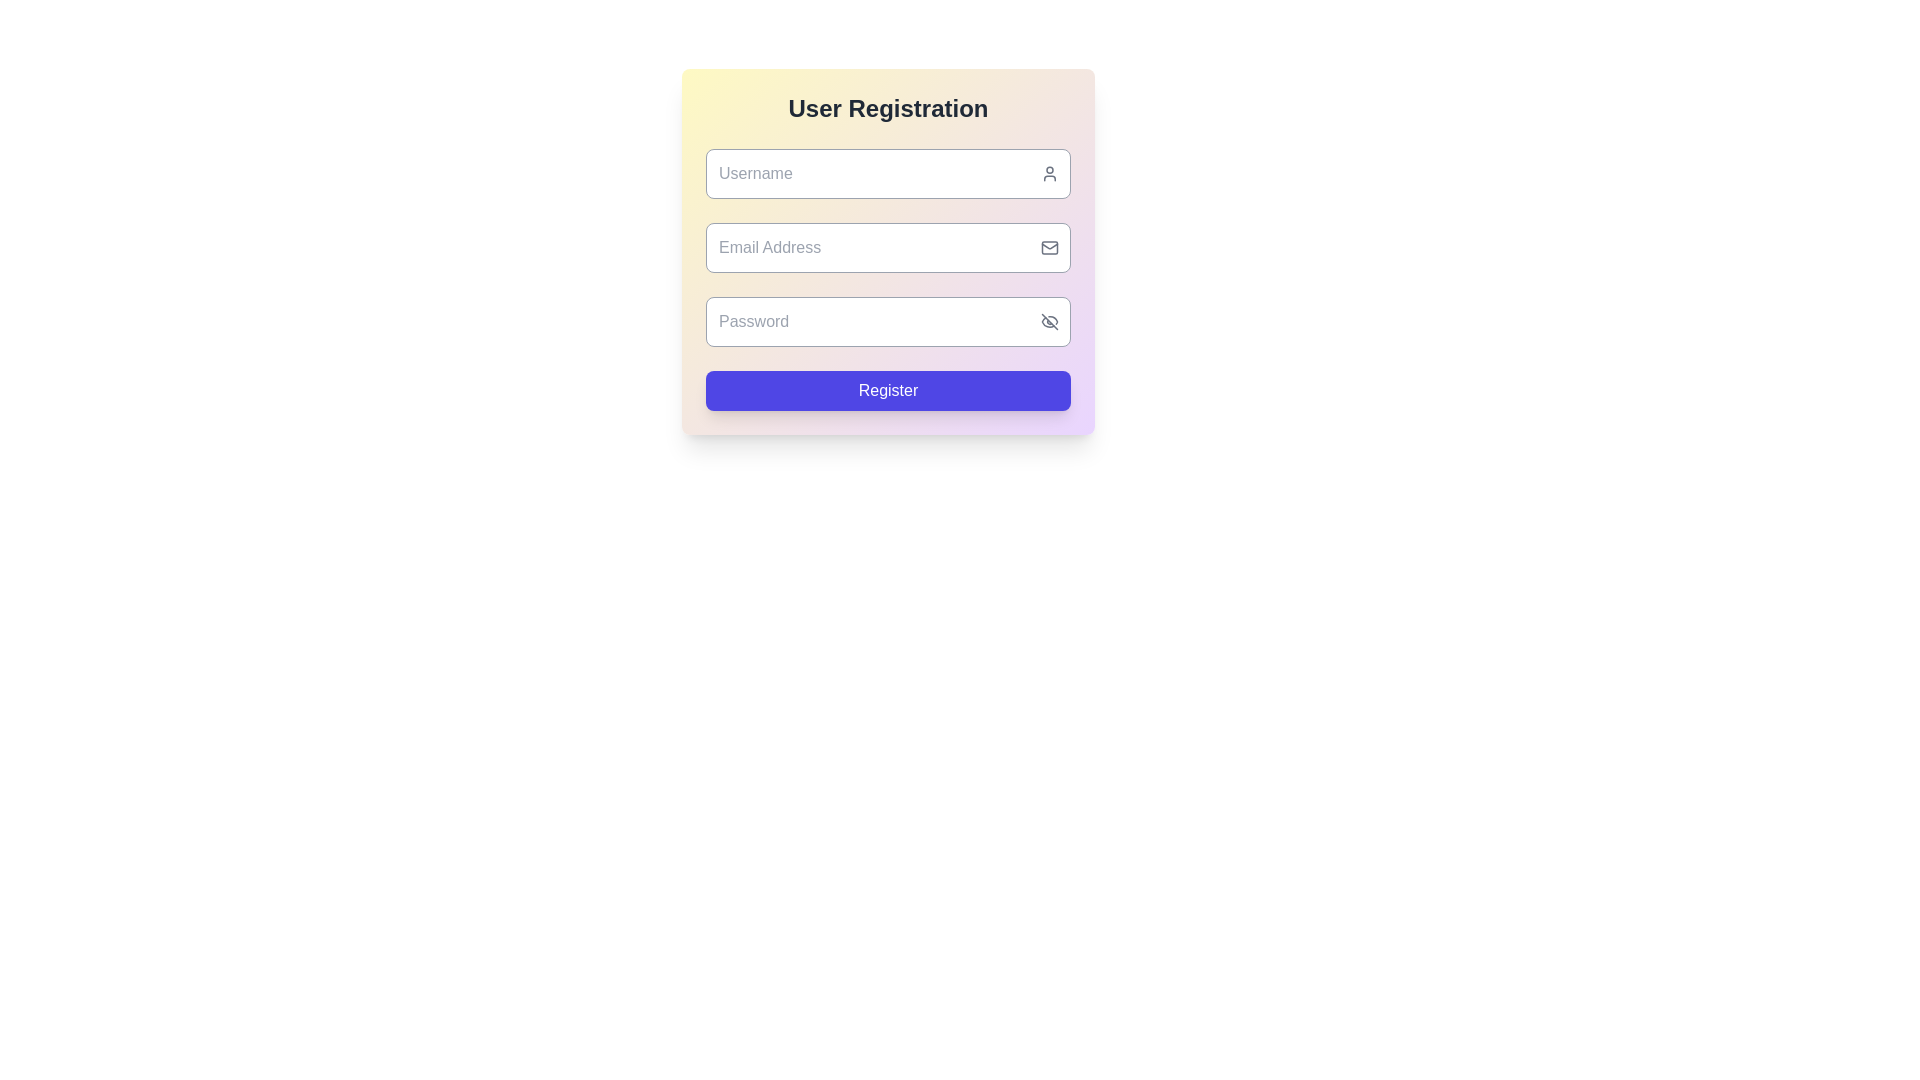 The height and width of the screenshot is (1080, 1920). What do you see at coordinates (1049, 172) in the screenshot?
I see `the user icon, which is a gray outline of a person's bust and head, located on the right-middle side of the username input field` at bounding box center [1049, 172].